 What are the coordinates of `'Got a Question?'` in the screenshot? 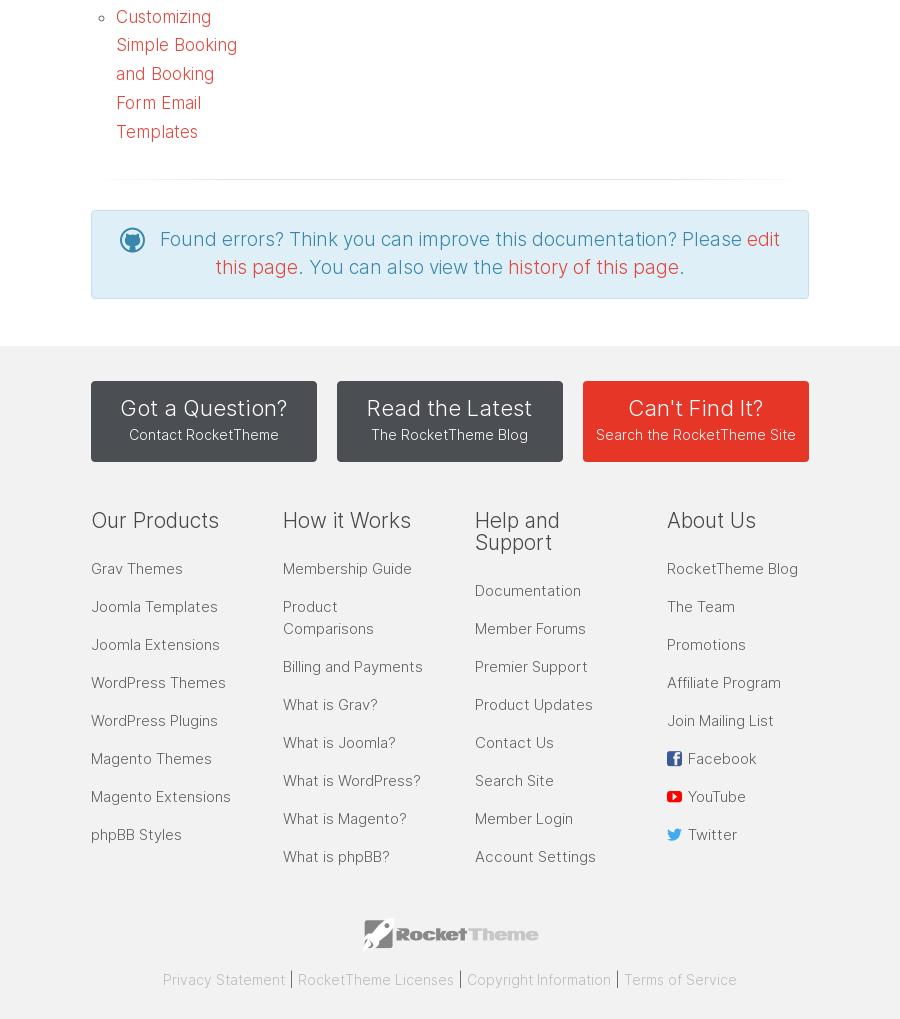 It's located at (119, 407).